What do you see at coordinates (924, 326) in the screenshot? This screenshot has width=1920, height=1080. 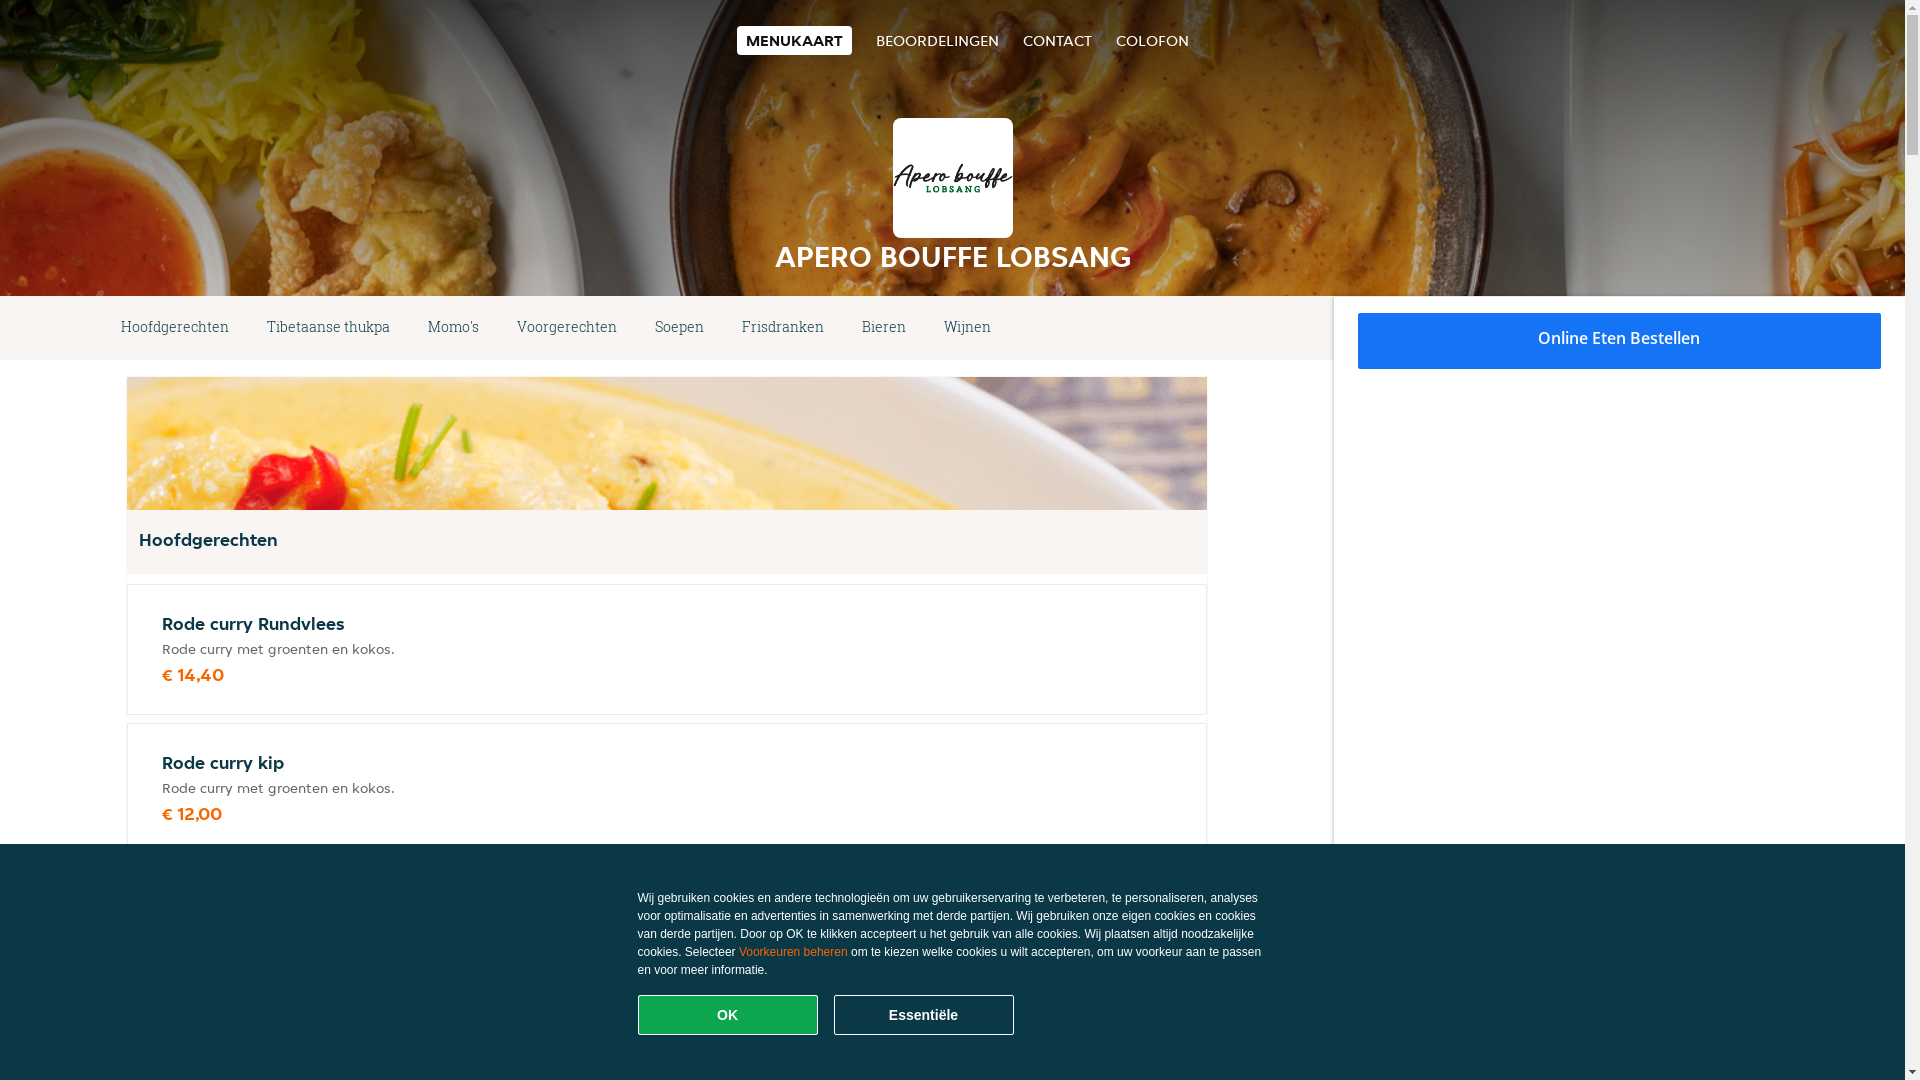 I see `'Wijnen'` at bounding box center [924, 326].